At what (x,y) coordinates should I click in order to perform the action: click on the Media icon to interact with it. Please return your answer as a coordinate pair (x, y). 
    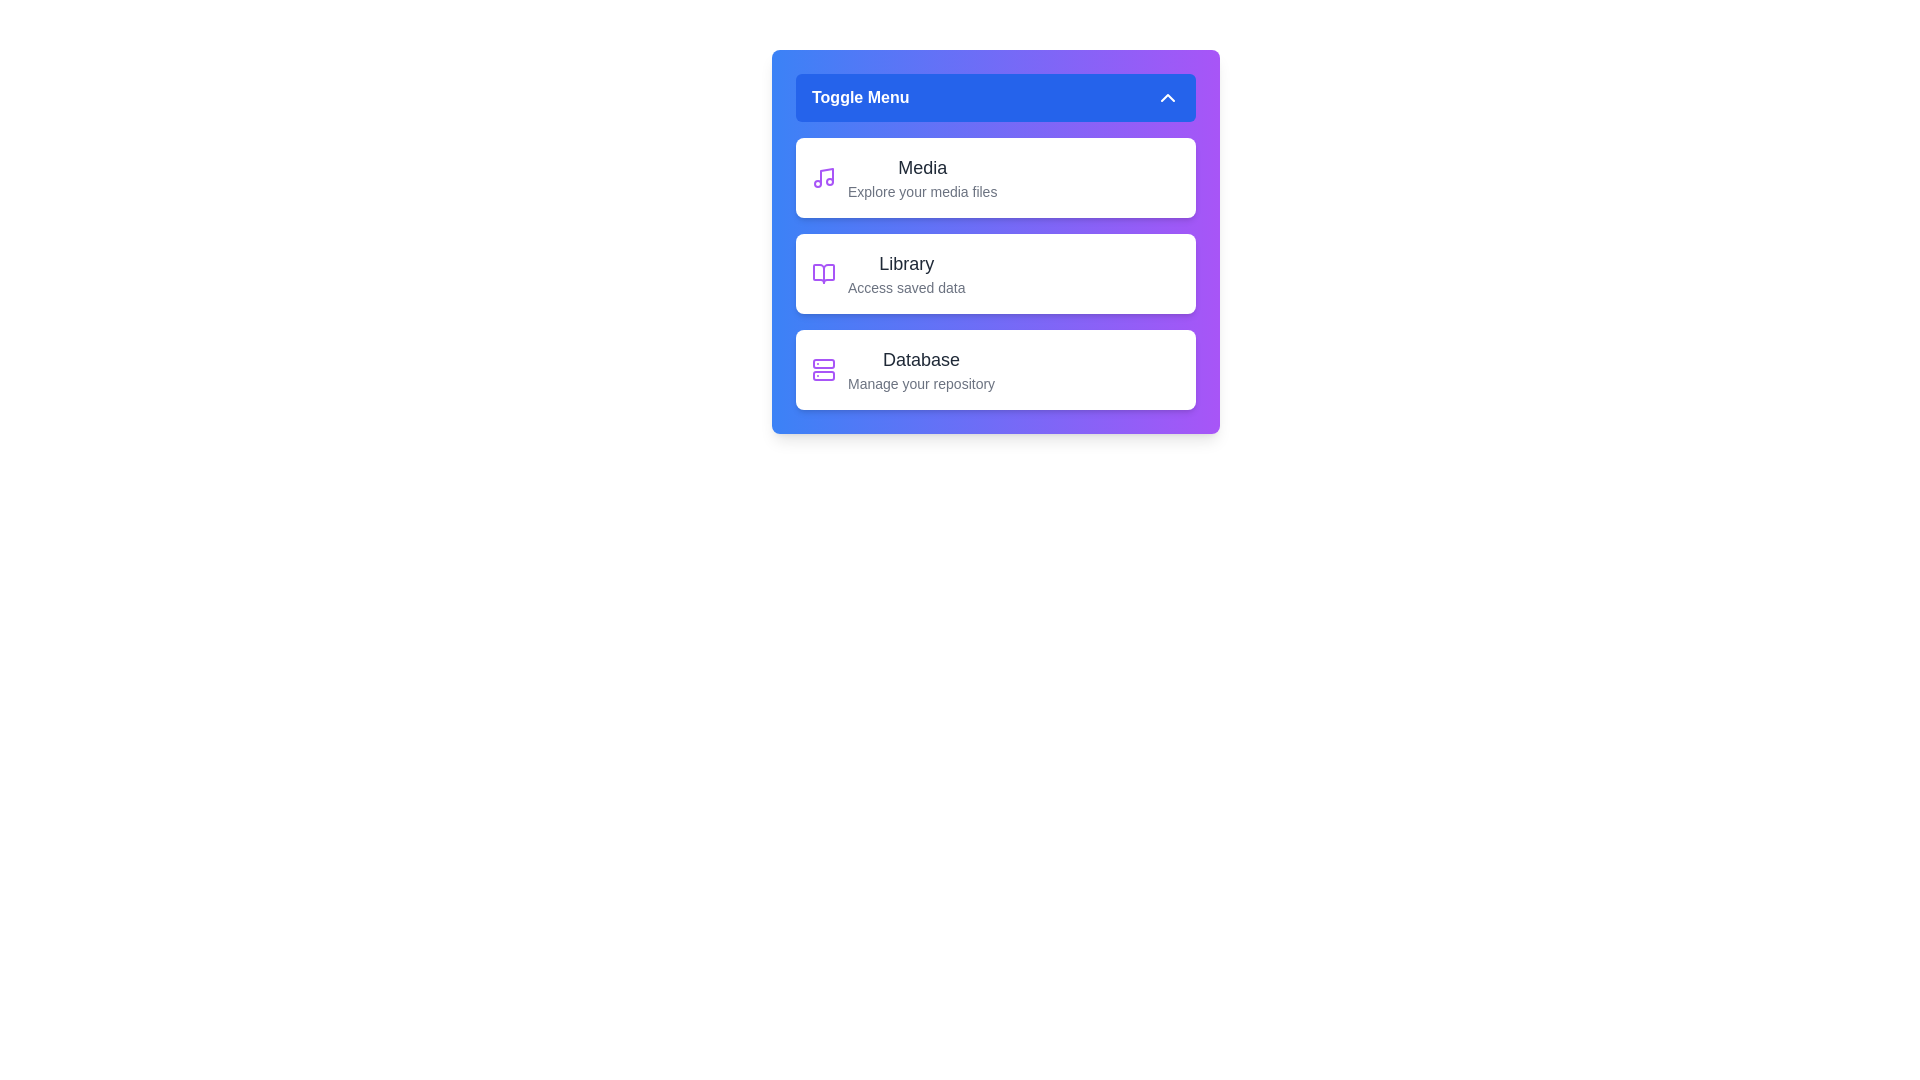
    Looking at the image, I should click on (824, 176).